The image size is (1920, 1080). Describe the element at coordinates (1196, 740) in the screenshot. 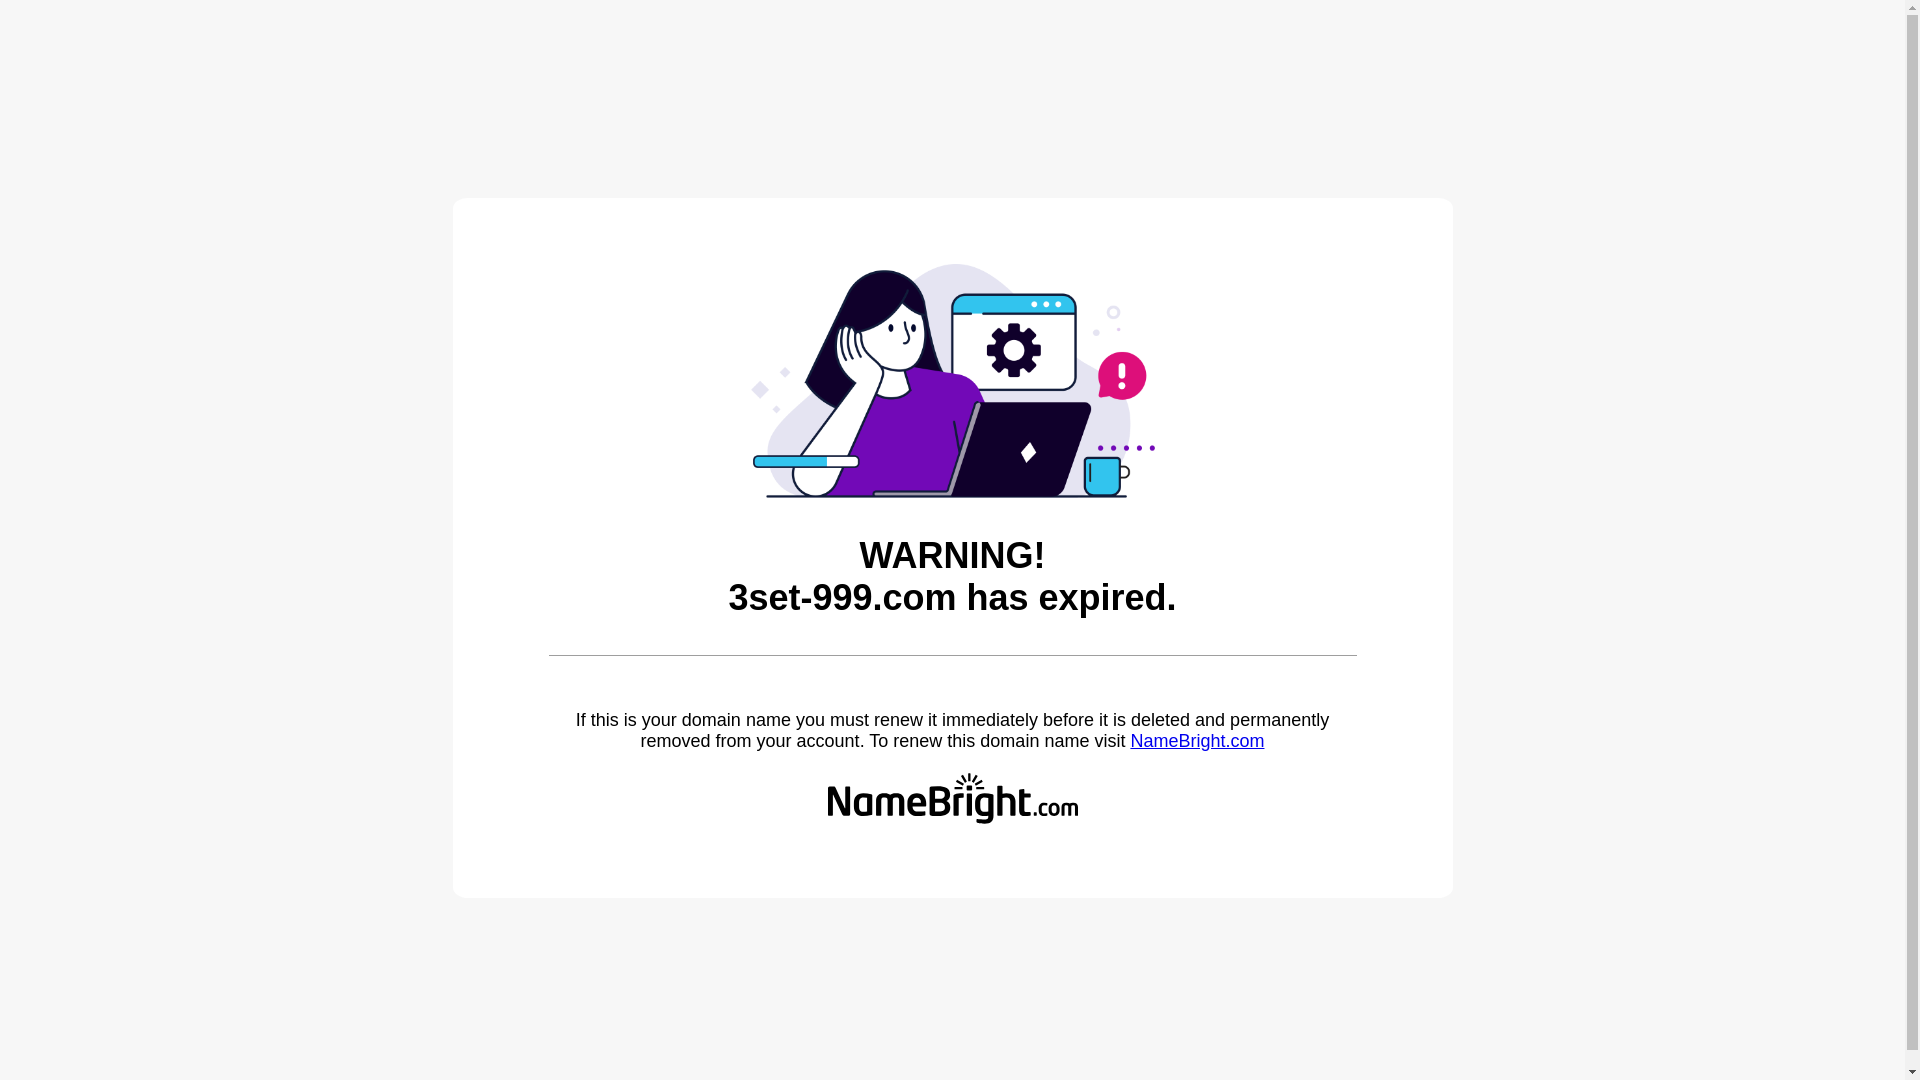

I see `'NameBright.com'` at that location.